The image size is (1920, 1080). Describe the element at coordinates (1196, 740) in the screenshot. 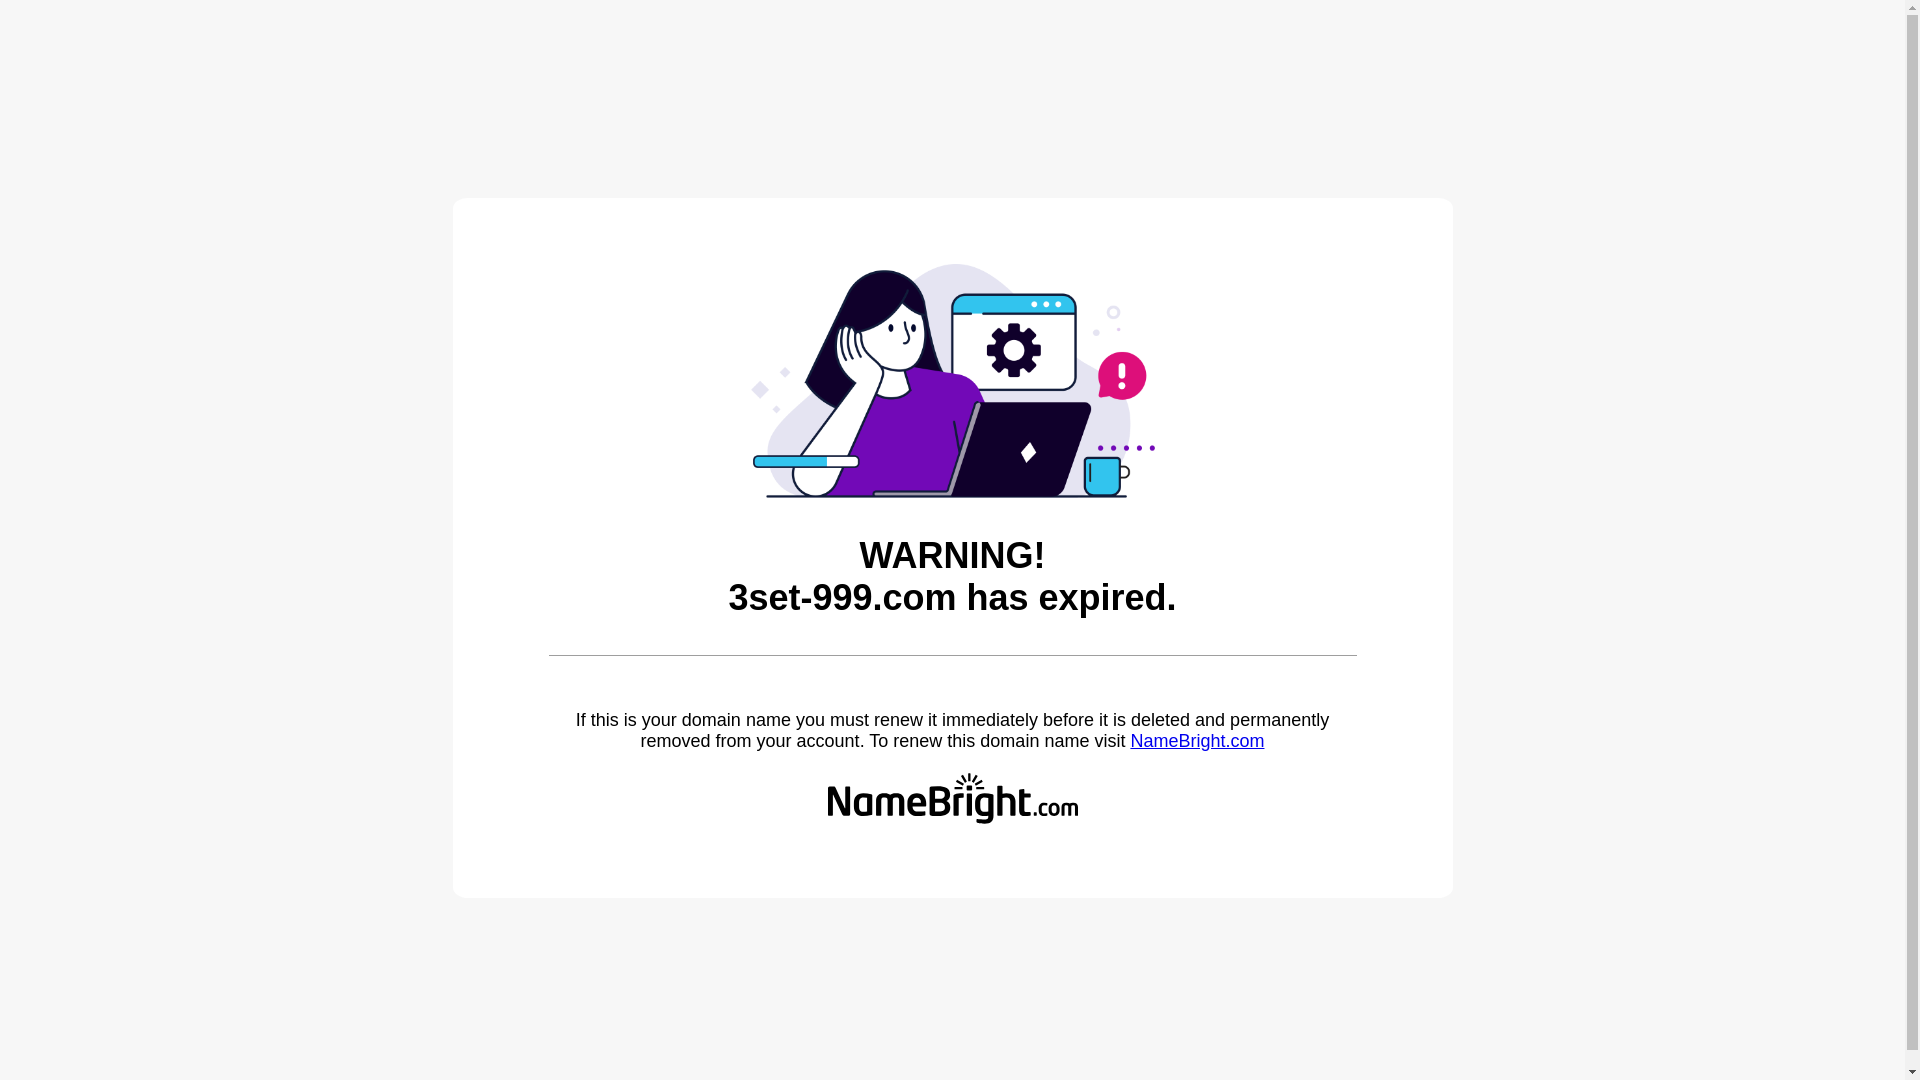

I see `'NameBright.com'` at that location.